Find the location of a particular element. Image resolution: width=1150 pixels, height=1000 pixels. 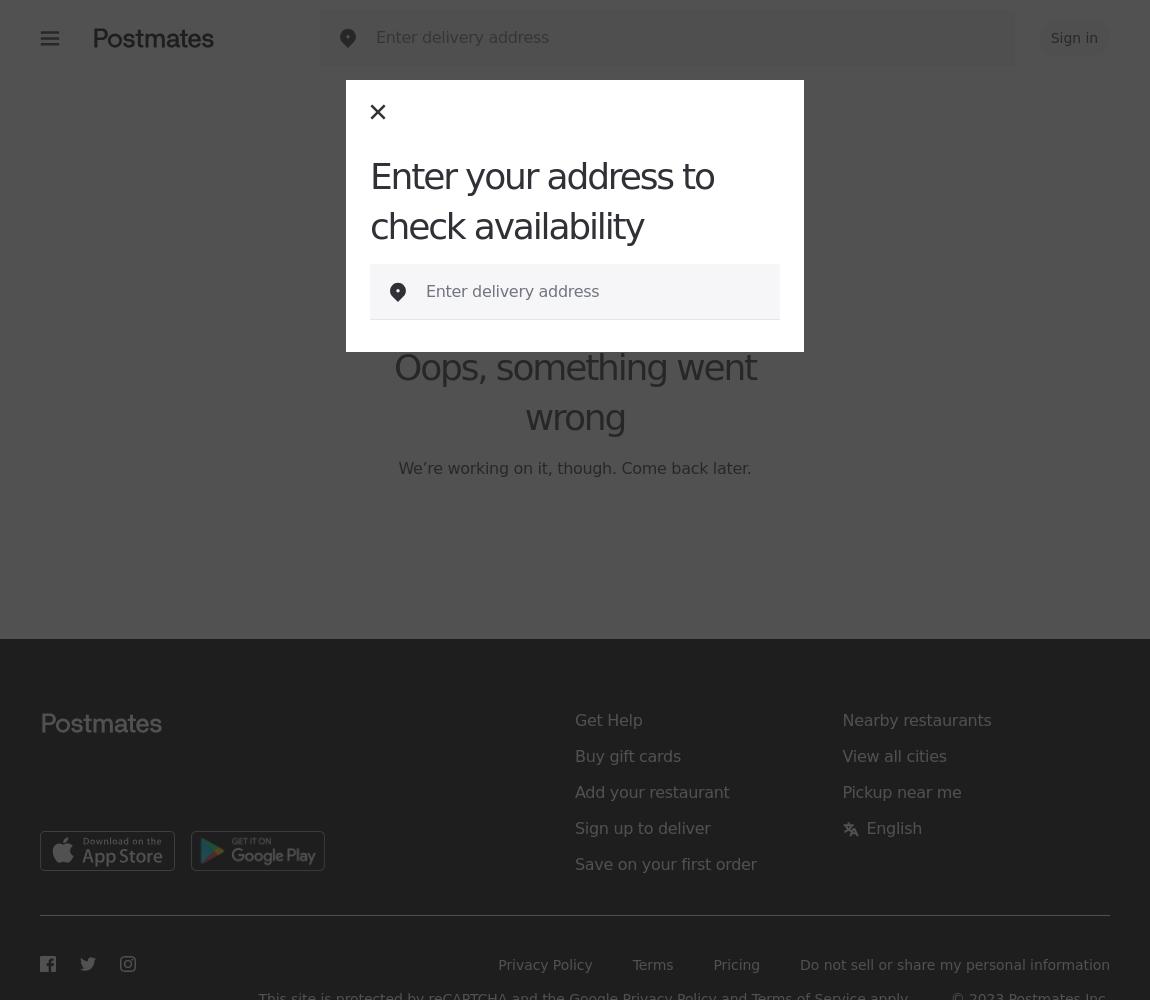

'Sign up to deliver' is located at coordinates (641, 827).